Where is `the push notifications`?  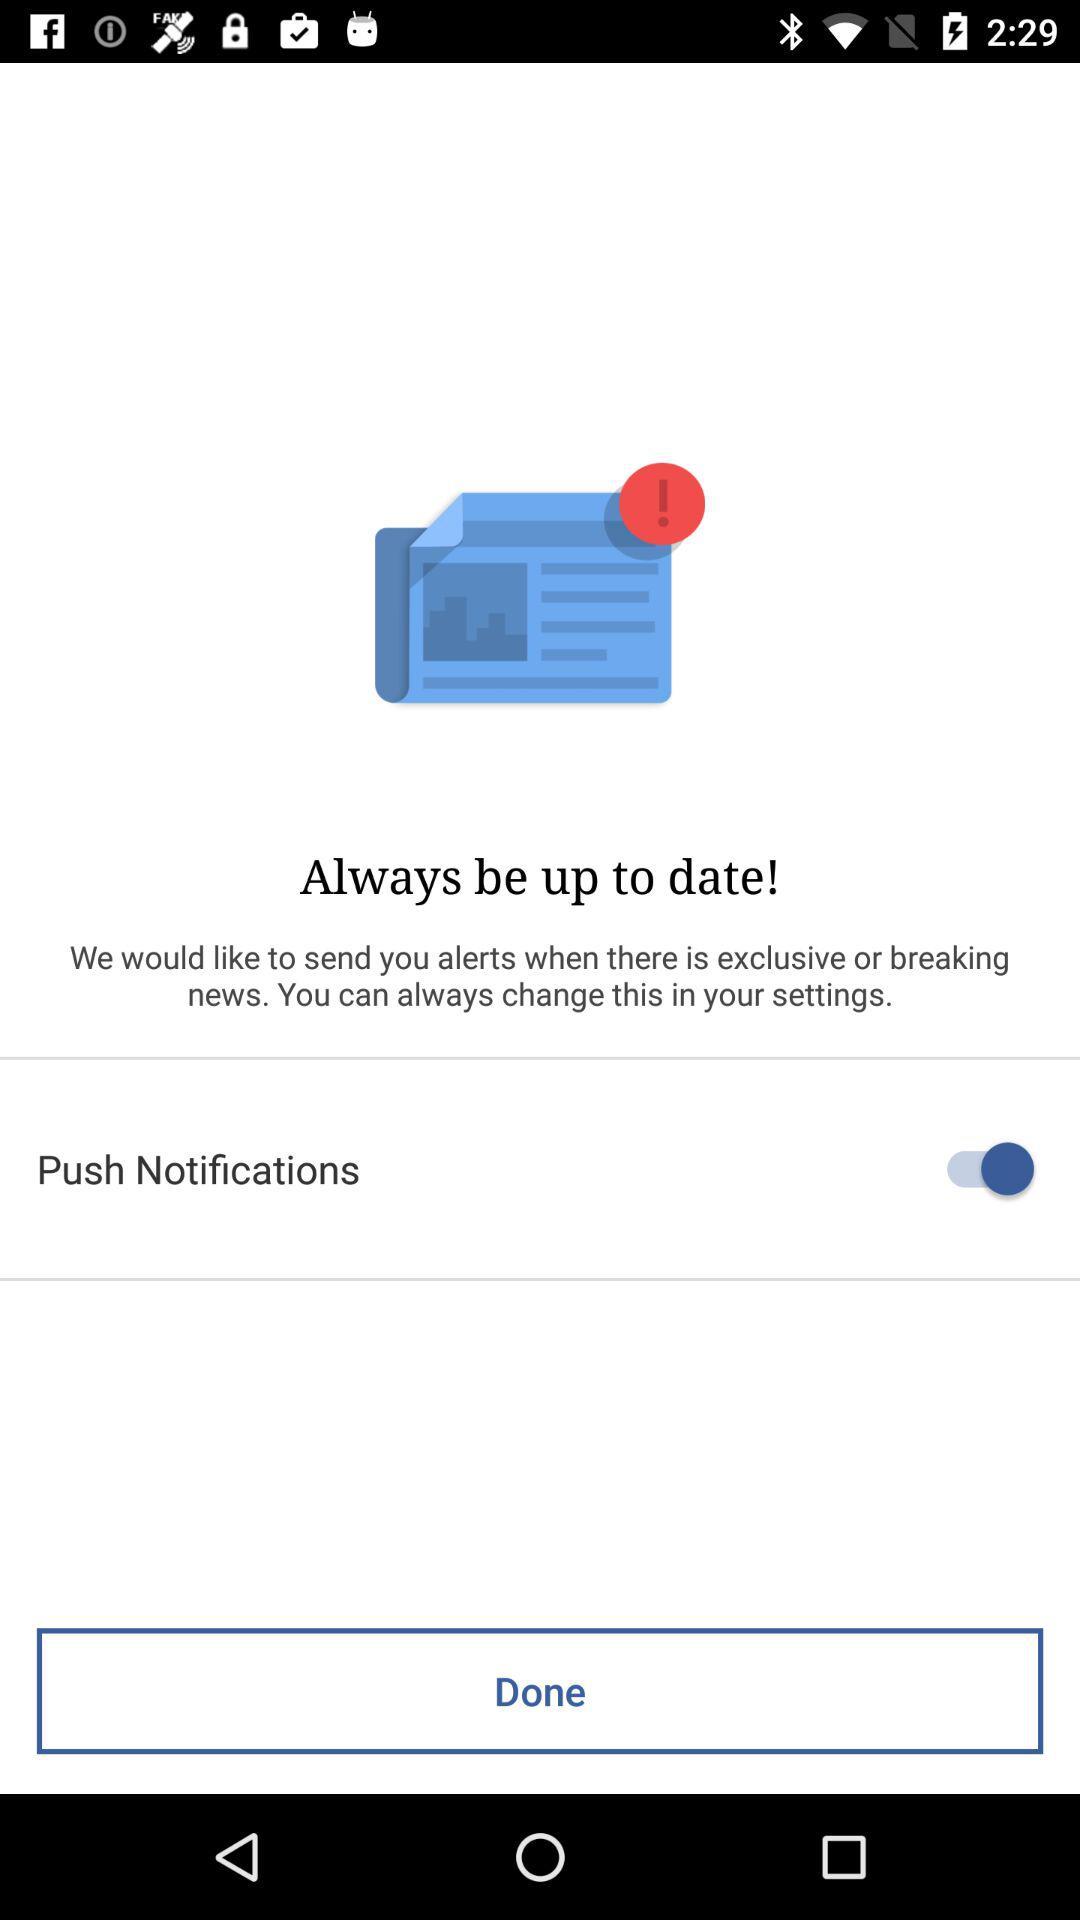
the push notifications is located at coordinates (540, 1168).